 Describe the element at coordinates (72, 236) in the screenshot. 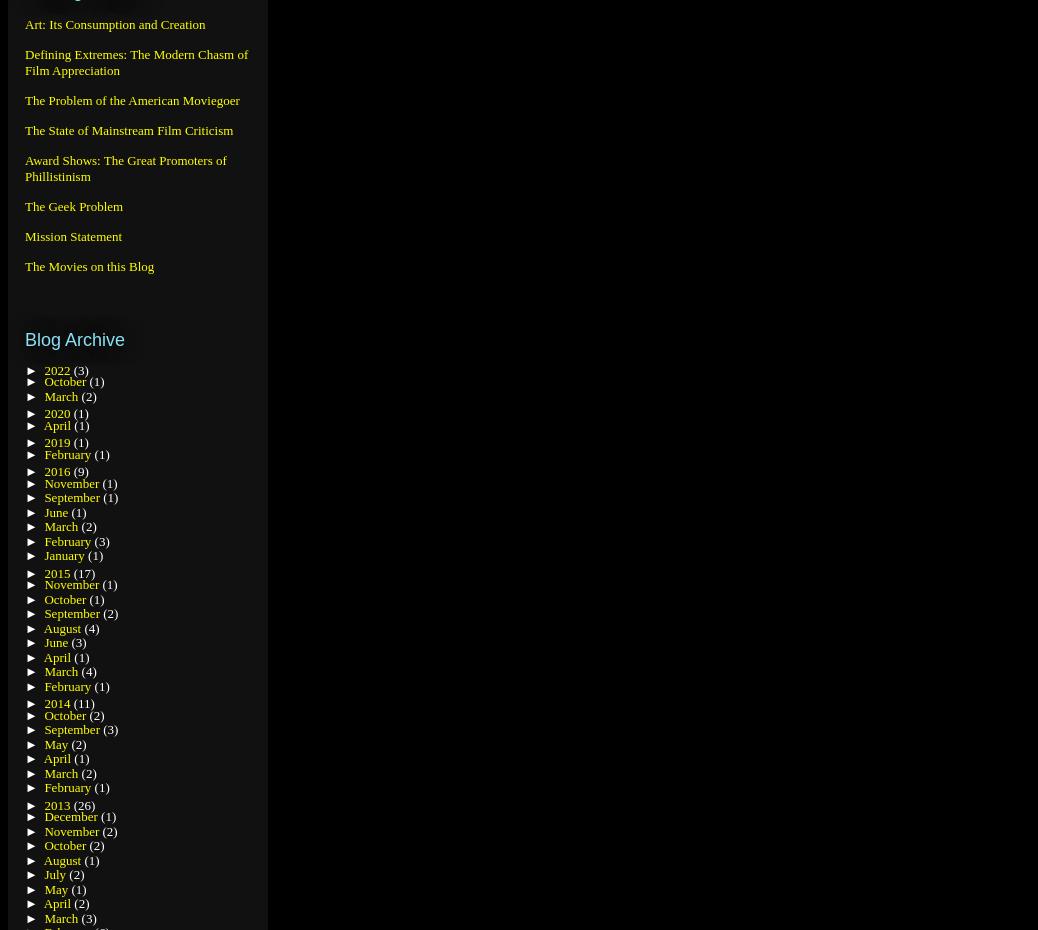

I see `'Mission Statement'` at that location.